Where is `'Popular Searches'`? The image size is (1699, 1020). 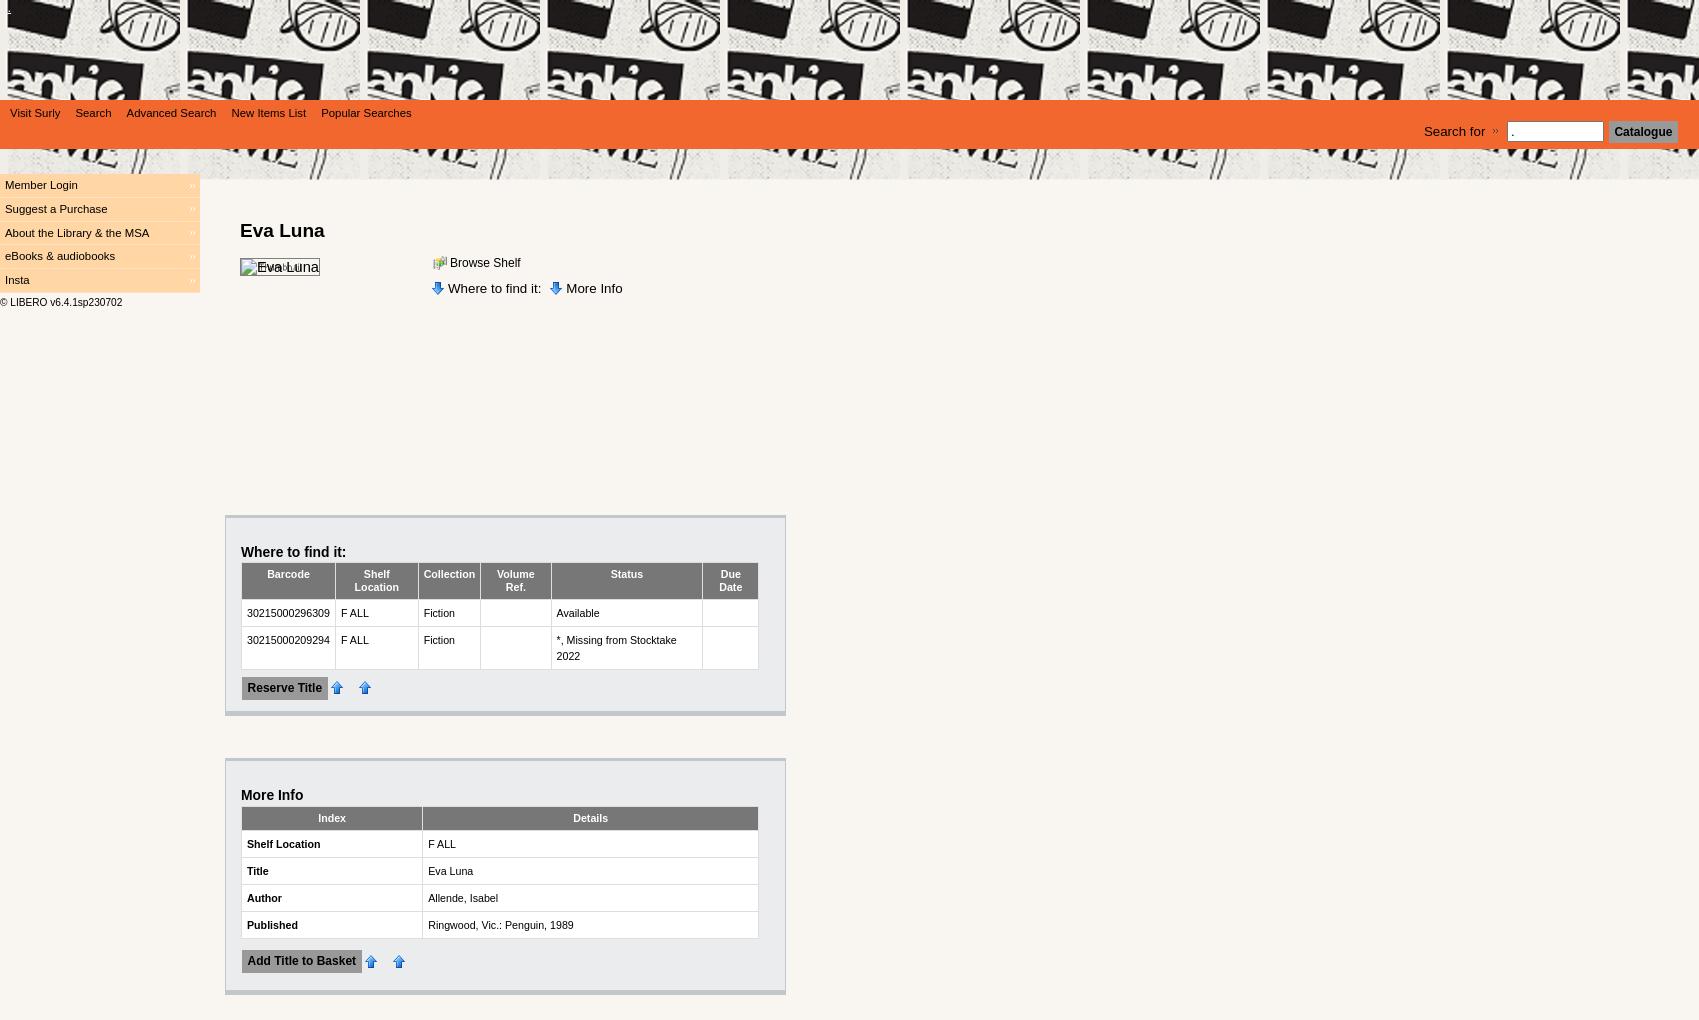
'Popular Searches' is located at coordinates (364, 112).